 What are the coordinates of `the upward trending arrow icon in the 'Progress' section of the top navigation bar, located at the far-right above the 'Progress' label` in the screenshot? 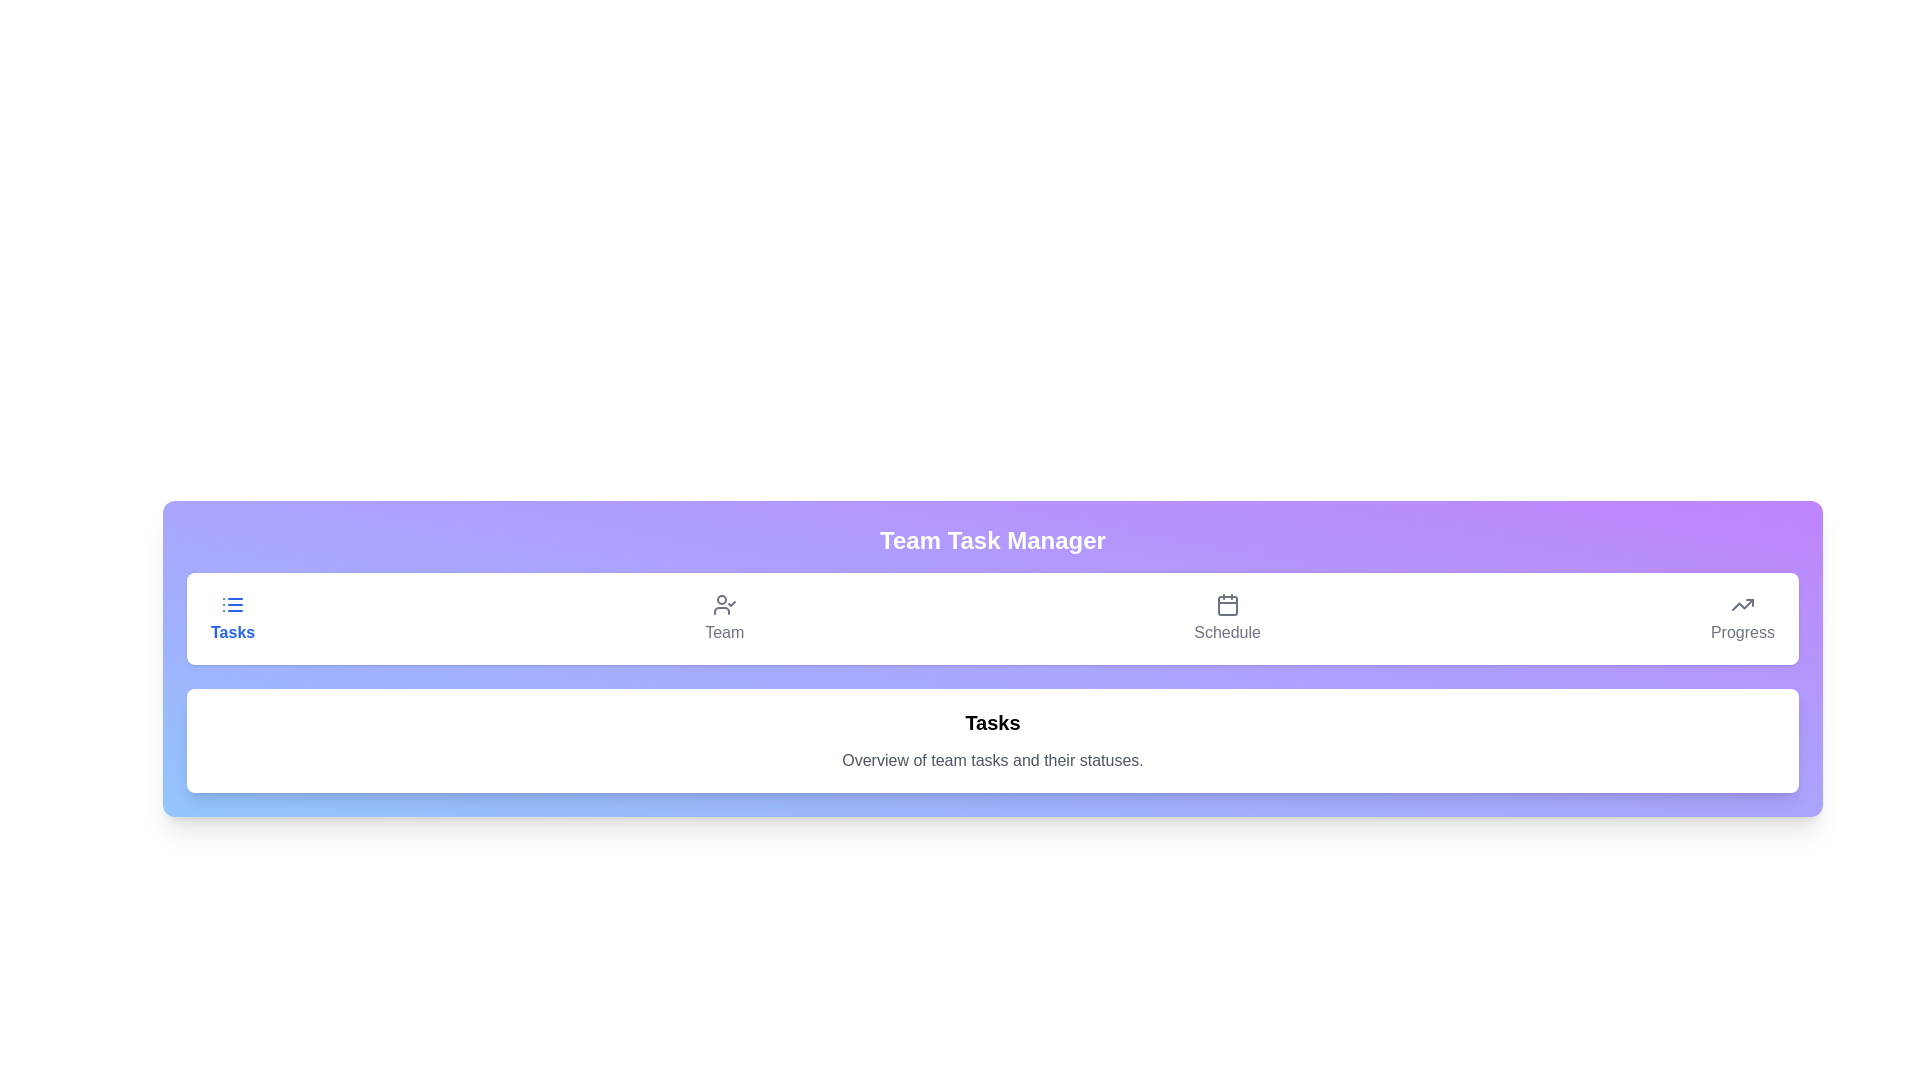 It's located at (1741, 604).